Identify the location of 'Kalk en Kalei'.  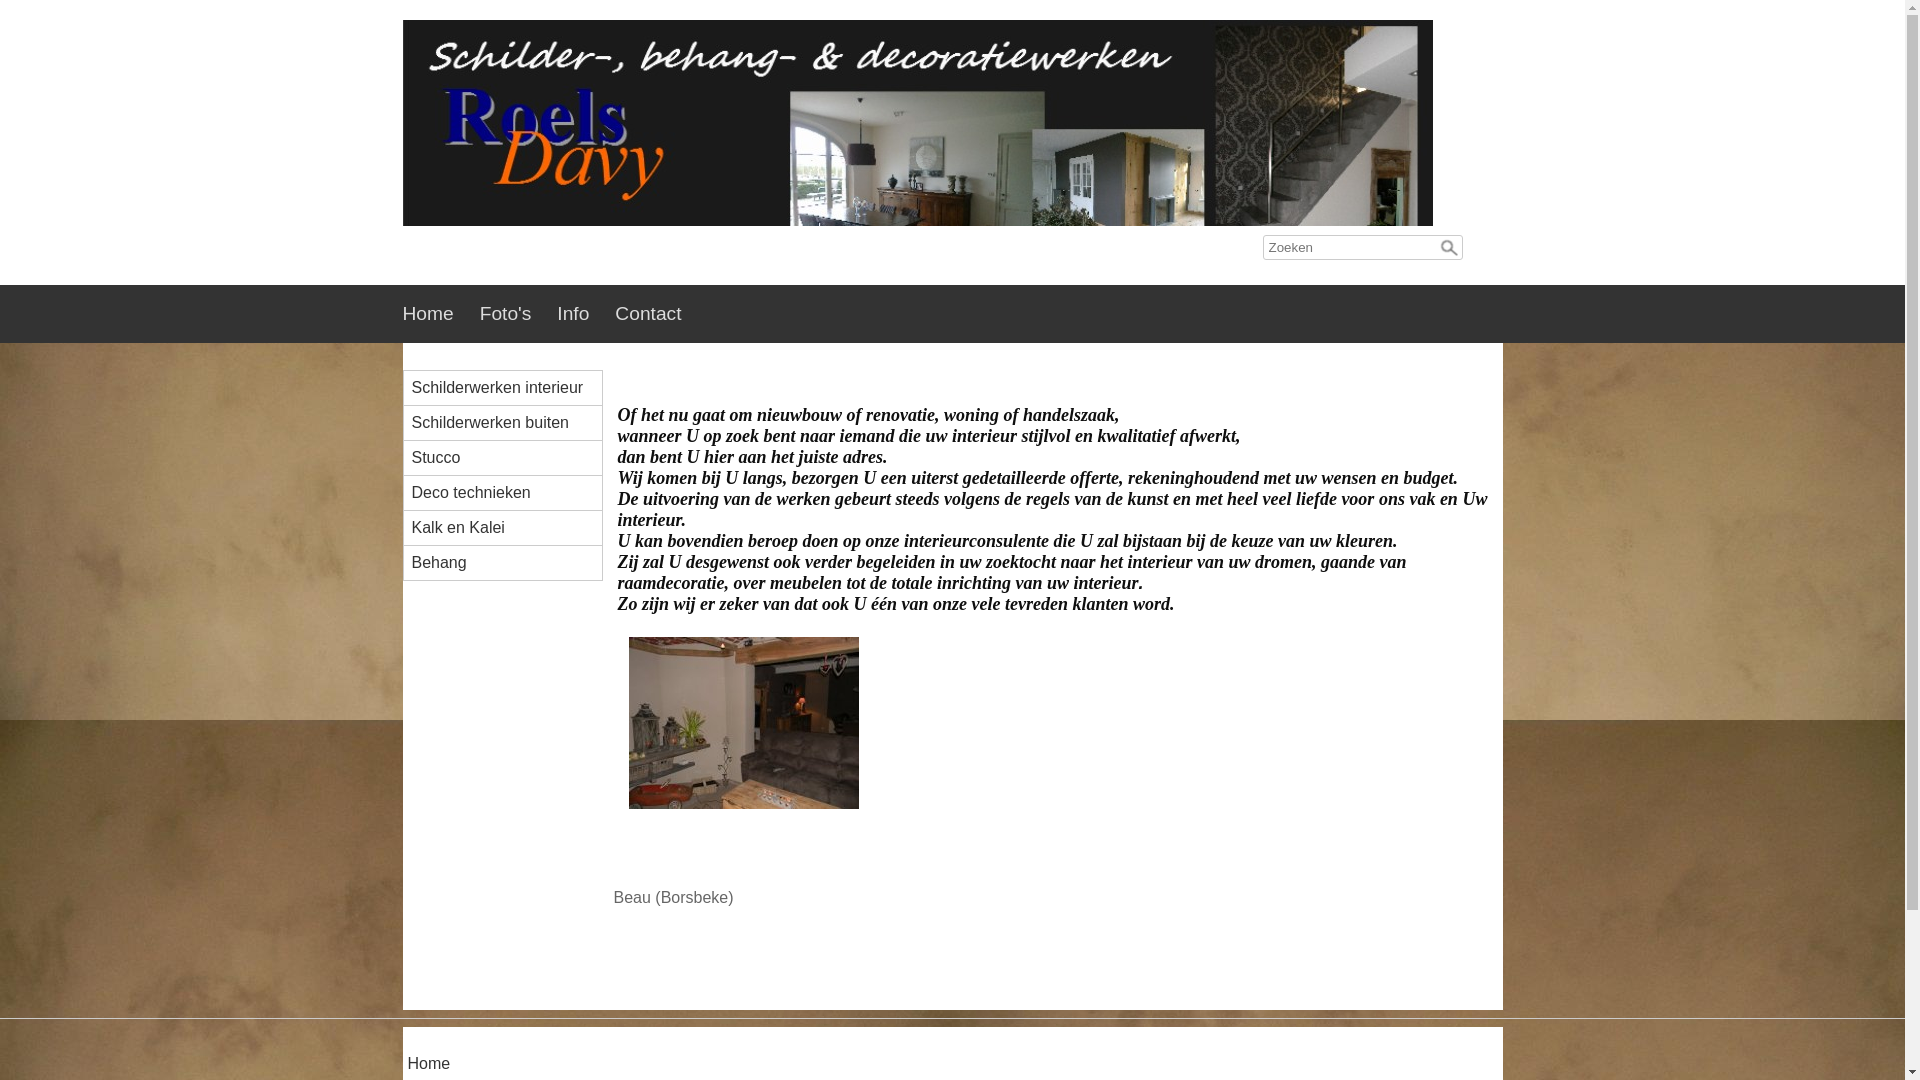
(510, 527).